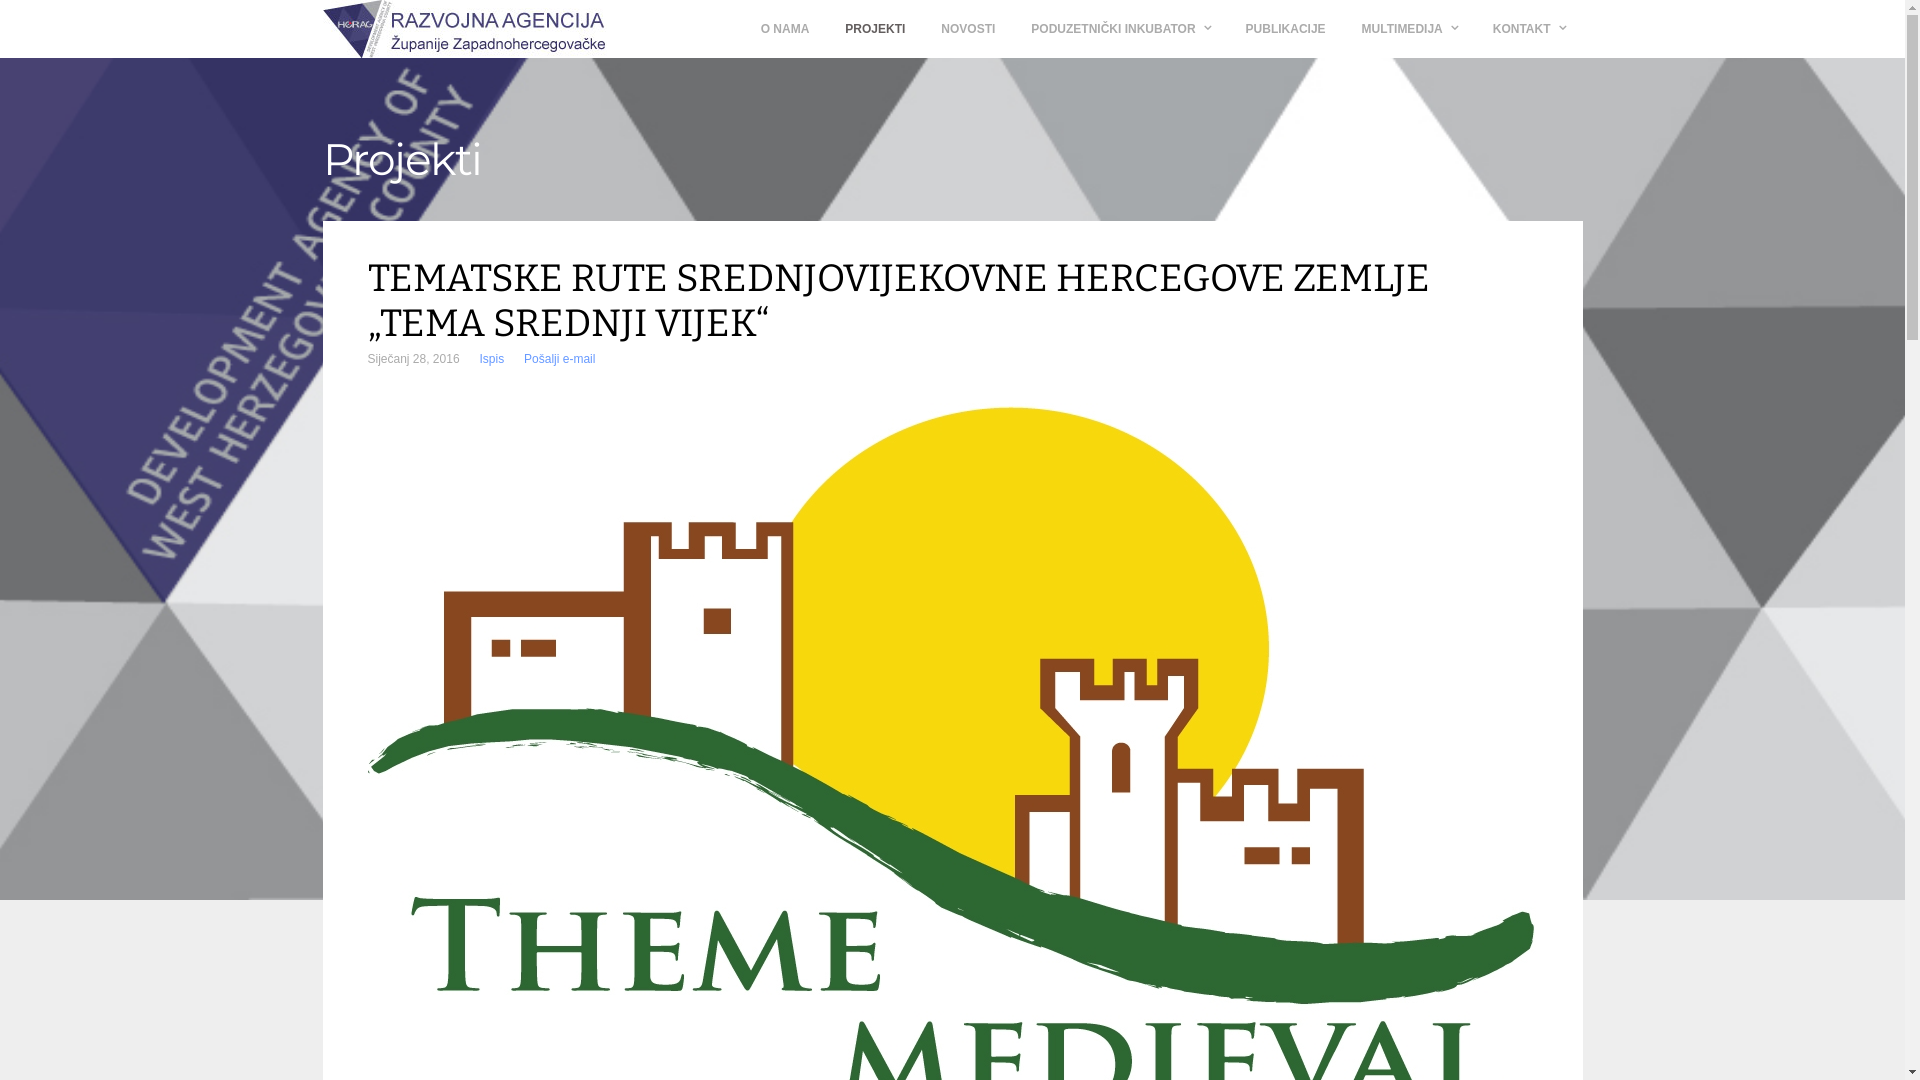  Describe the element at coordinates (784, 29) in the screenshot. I see `'O NAMA'` at that location.